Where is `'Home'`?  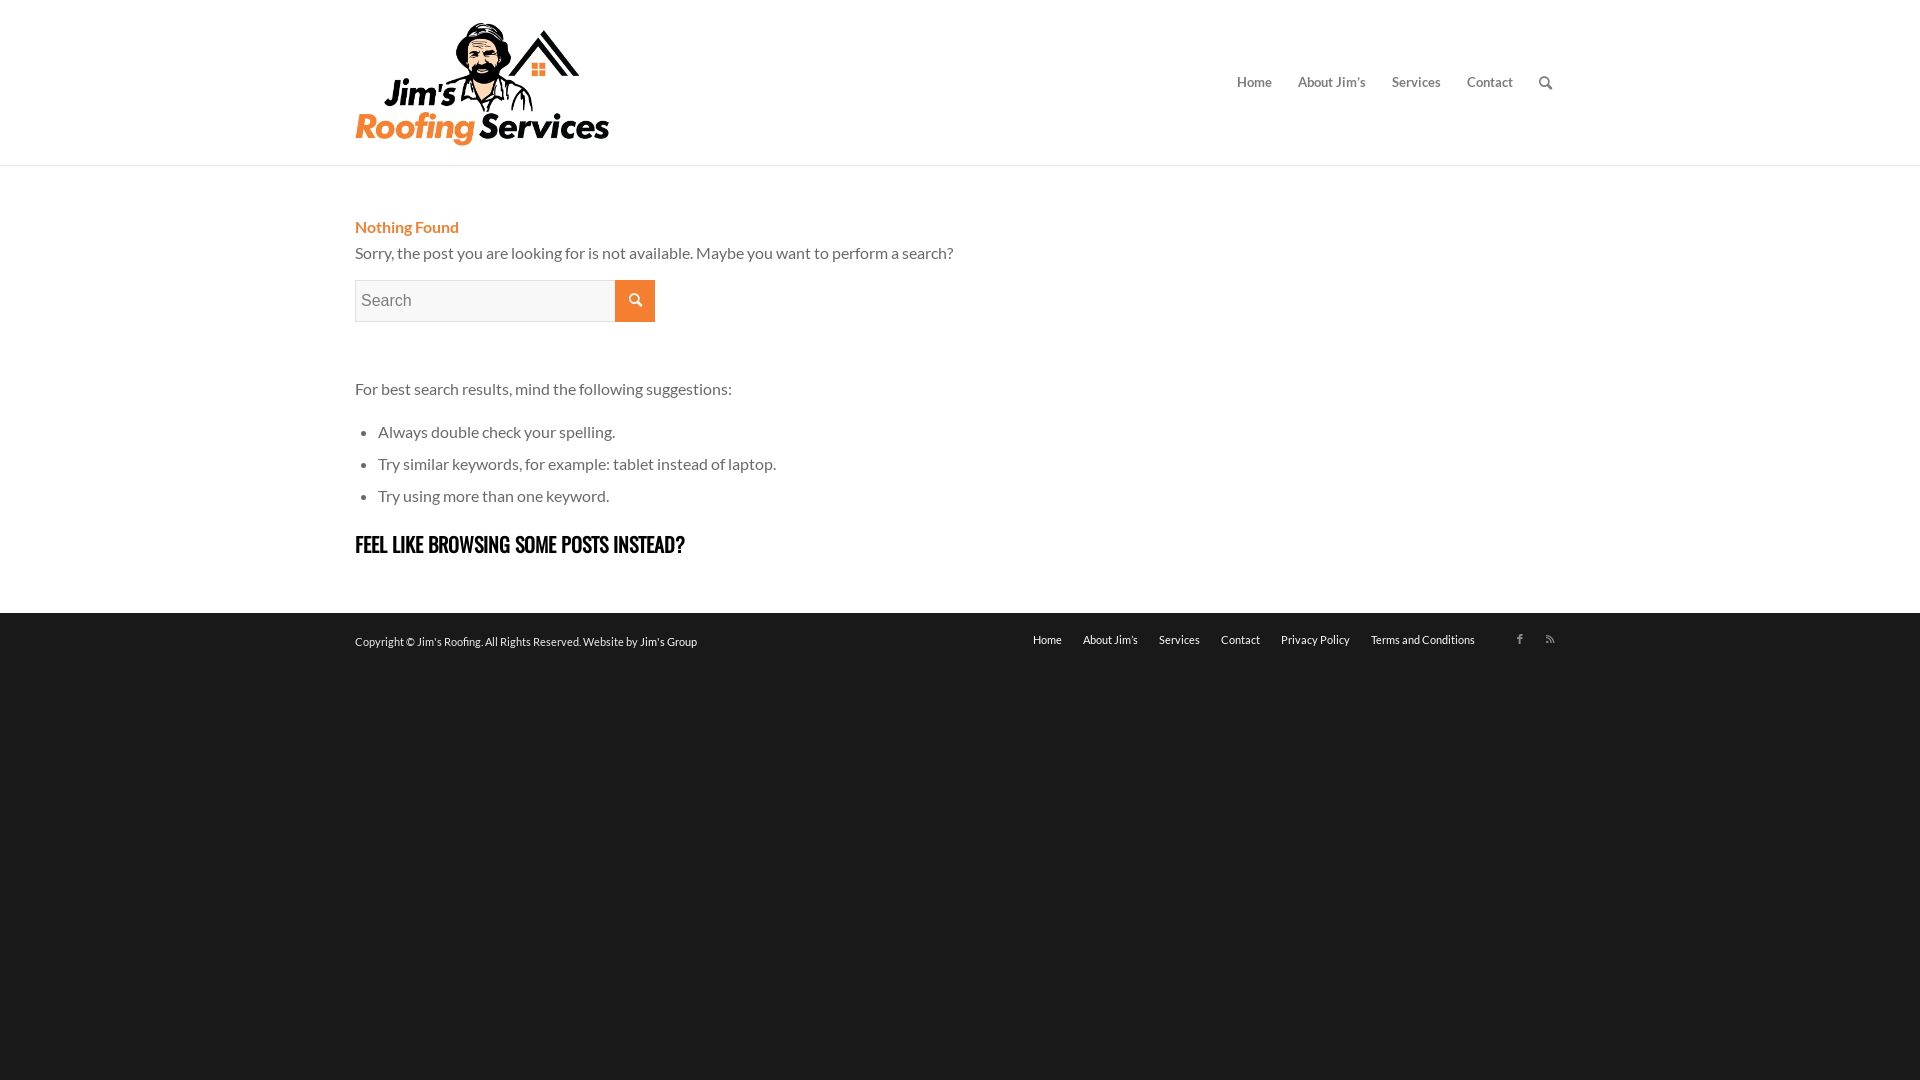 'Home' is located at coordinates (1253, 81).